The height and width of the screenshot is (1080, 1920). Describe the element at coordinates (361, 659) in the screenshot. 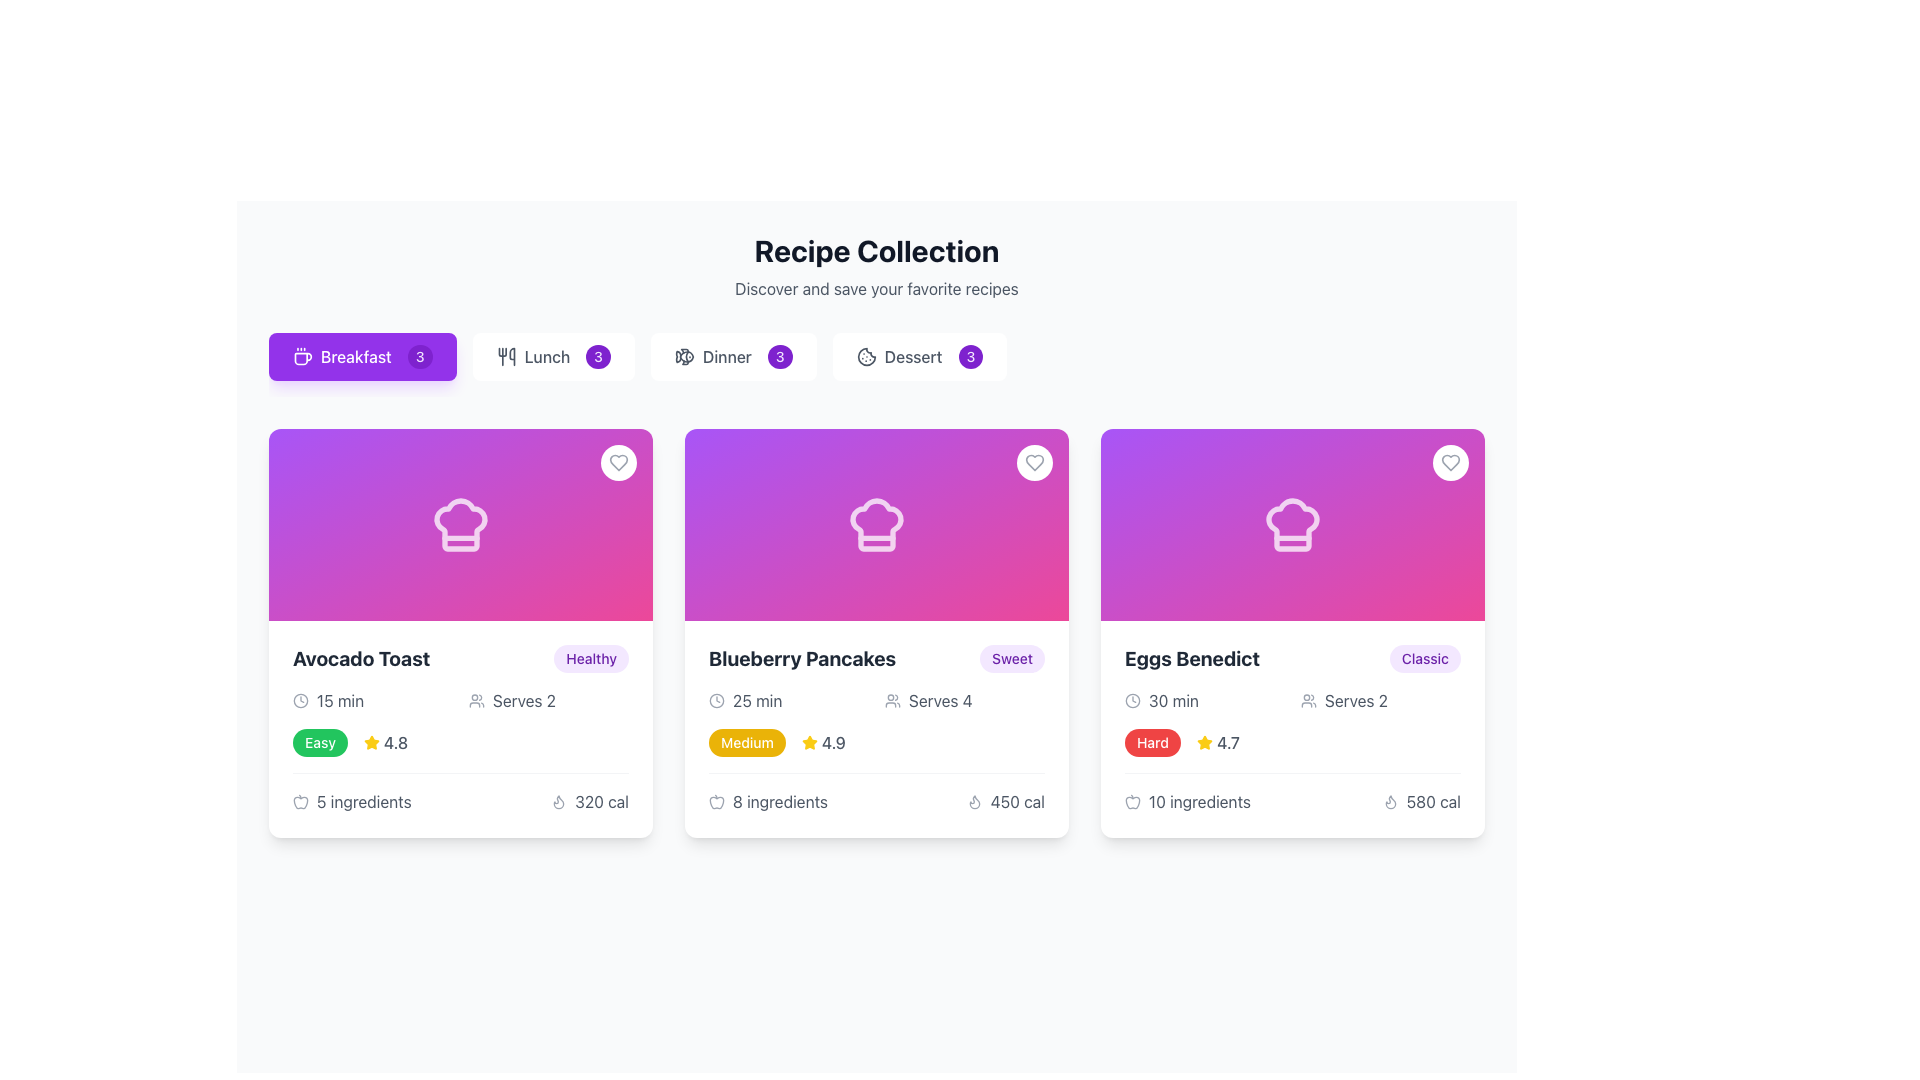

I see `title text of the recipe located at the top-left corner of the leftmost tile card in the recipe items layout` at that location.